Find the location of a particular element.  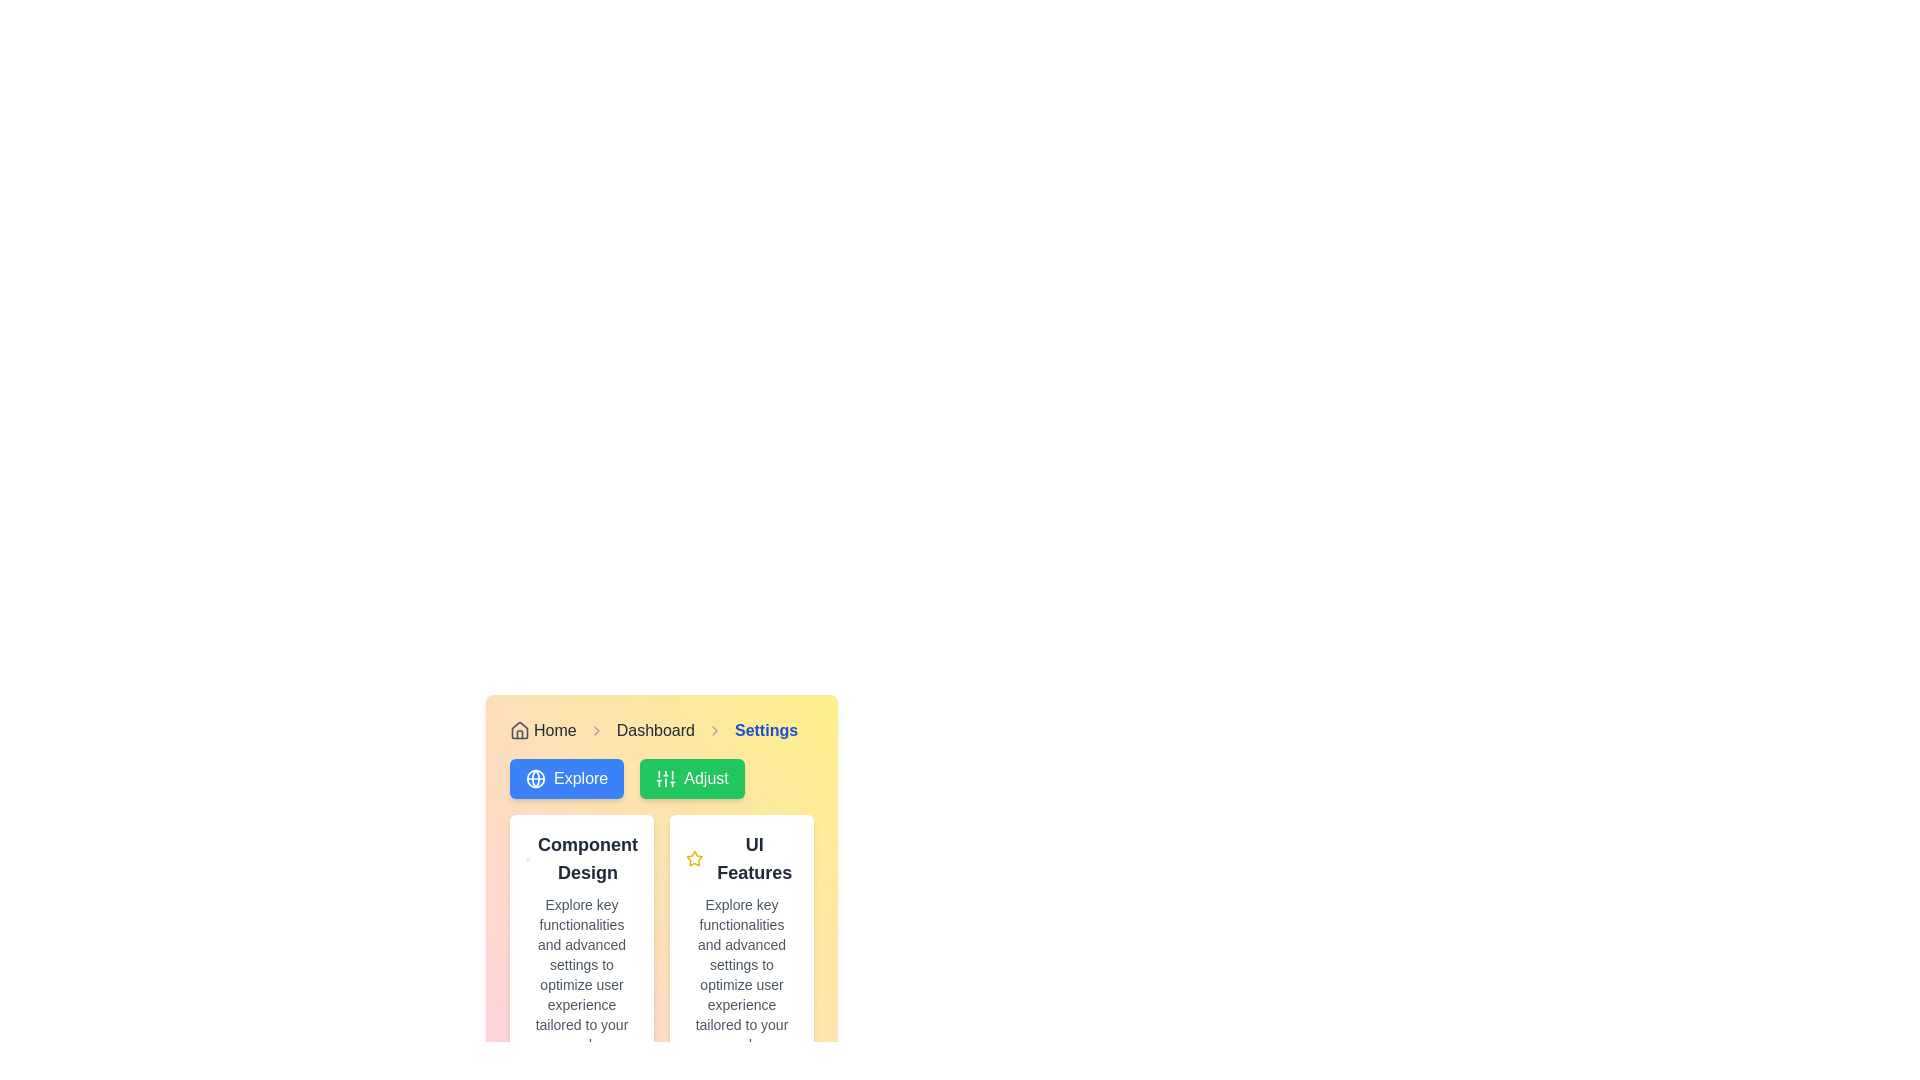

the globe icon element, which is part of the graphical representation indicating global settings or exploration, positioned near the top-left area of the UI is located at coordinates (536, 778).